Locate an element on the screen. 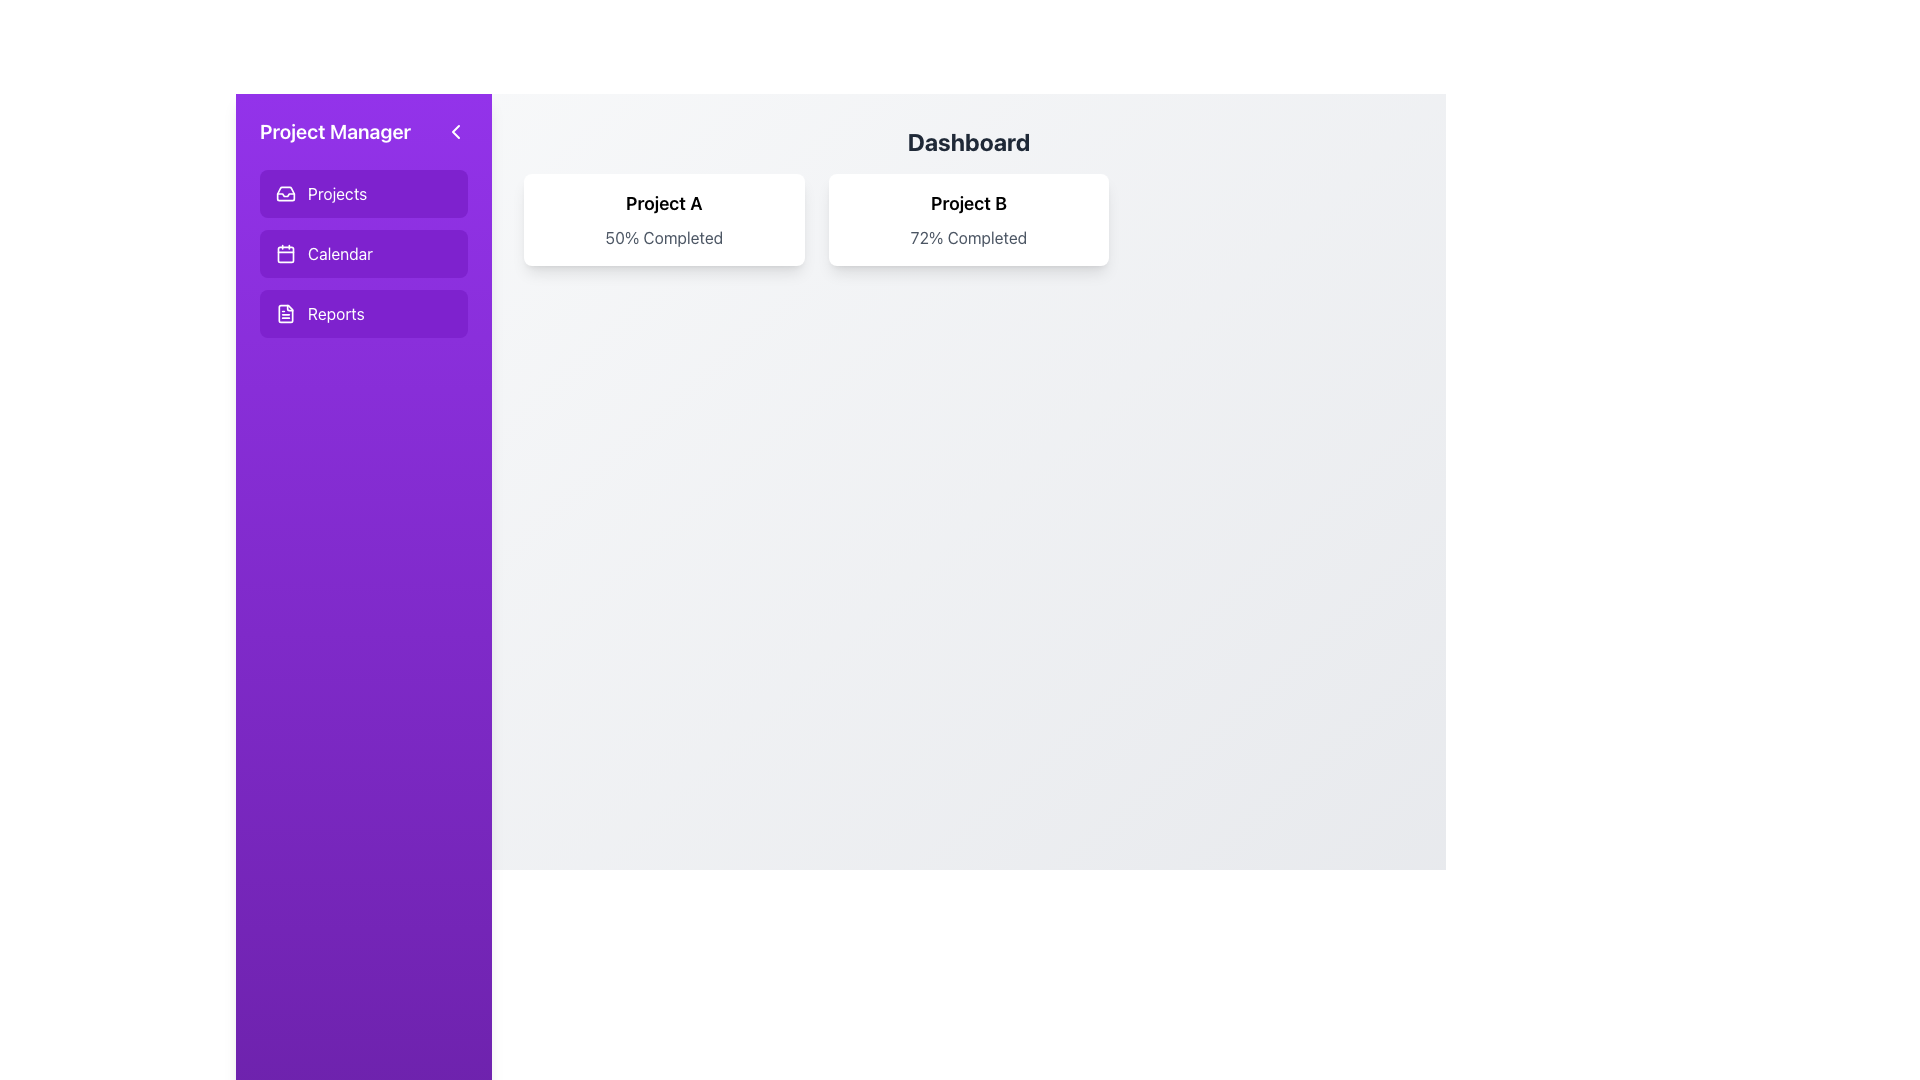  the 'Reports' icon located in the sidebar menu, positioned below the 'Projects' and 'Calendar' buttons is located at coordinates (285, 313).